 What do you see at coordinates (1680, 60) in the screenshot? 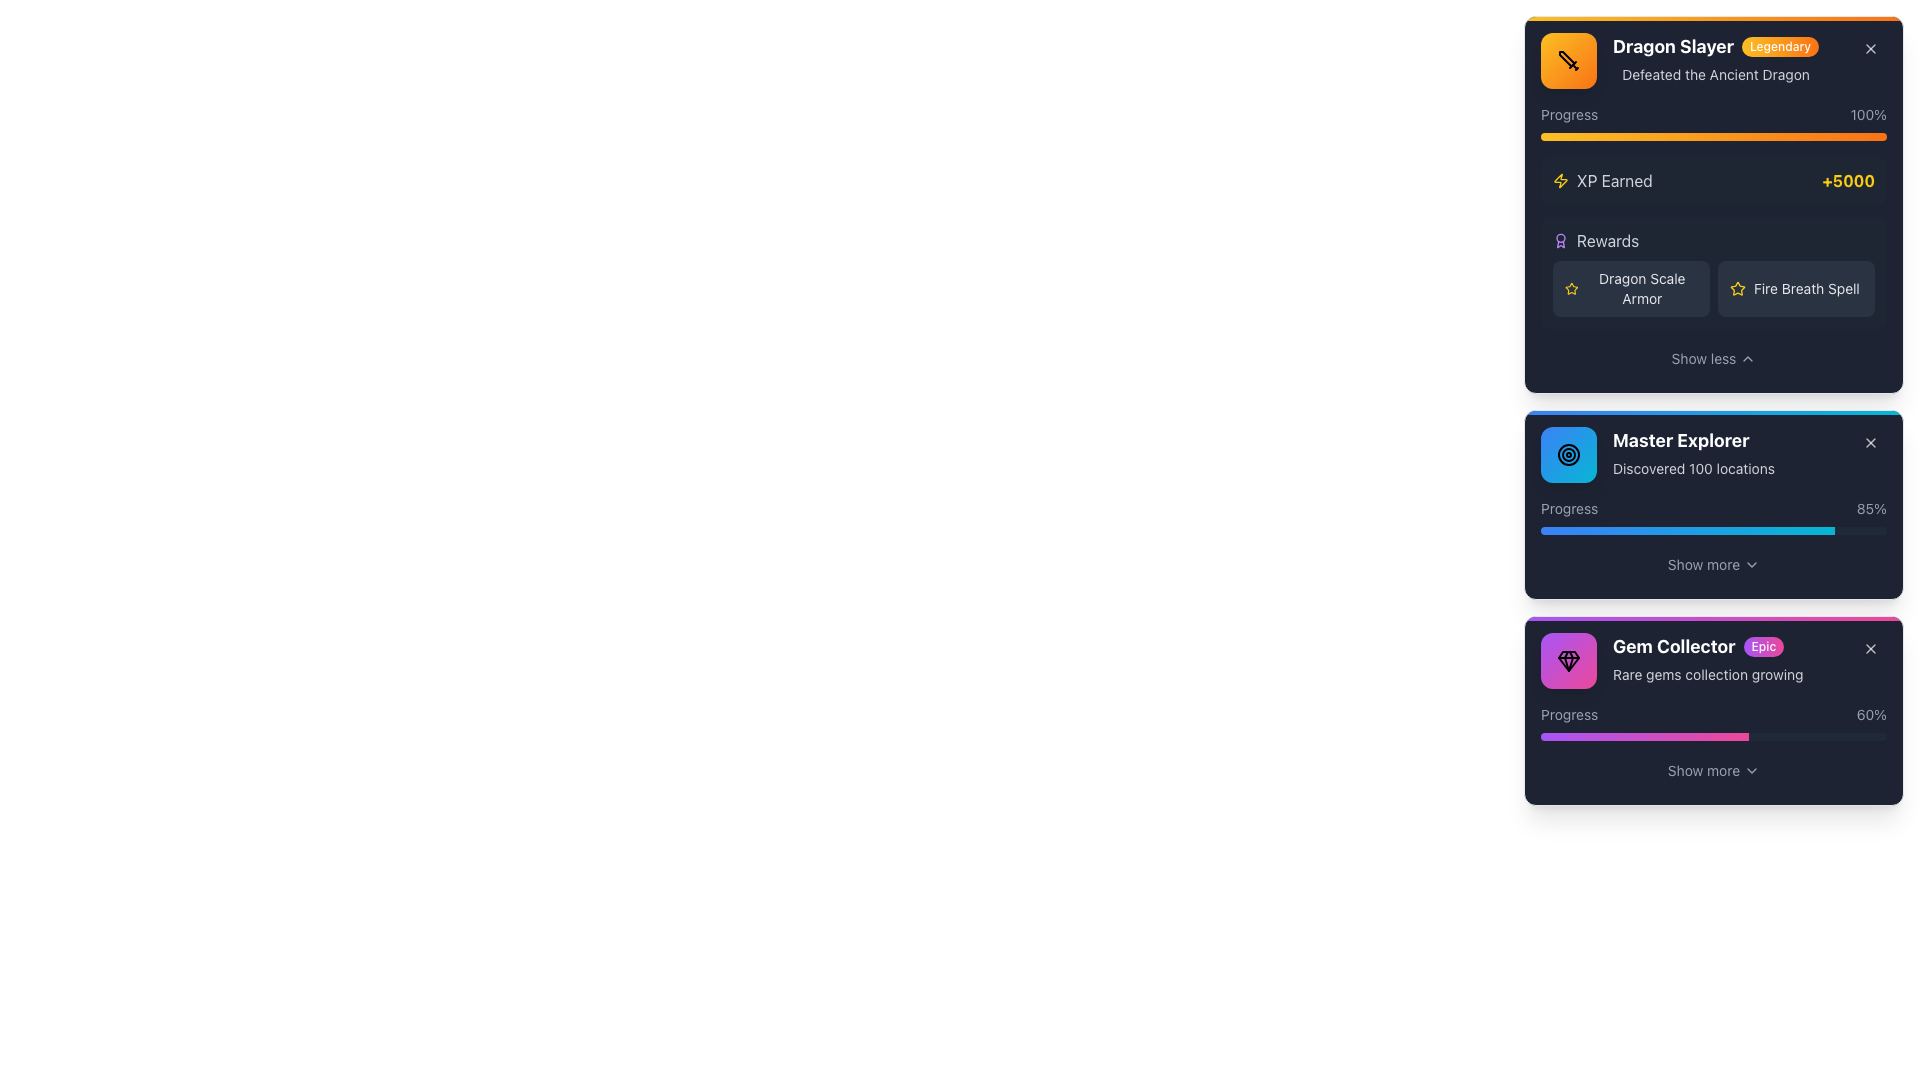
I see `text from the Informational Header labeled 'Dragon Slayer' with the subtitle 'Defeated the Ancient Dragon', which is styled in a dark theme and located at the top of the right-side informational card` at bounding box center [1680, 60].